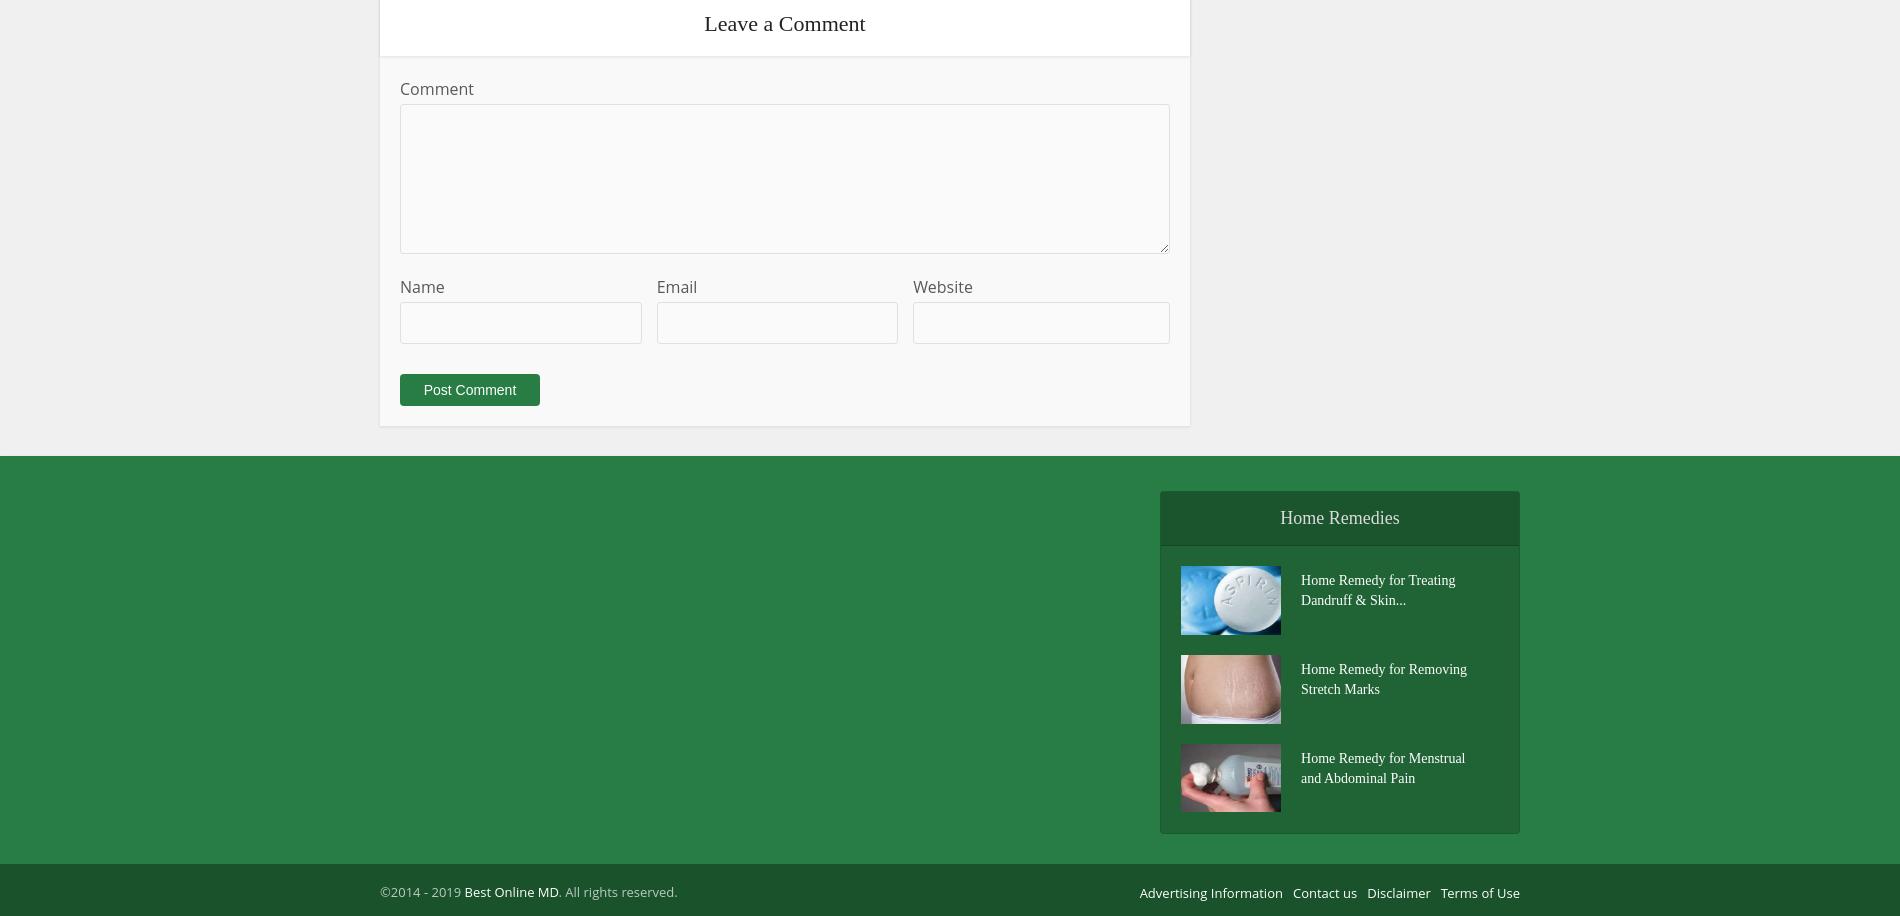  What do you see at coordinates (1366, 892) in the screenshot?
I see `'Disclaimer'` at bounding box center [1366, 892].